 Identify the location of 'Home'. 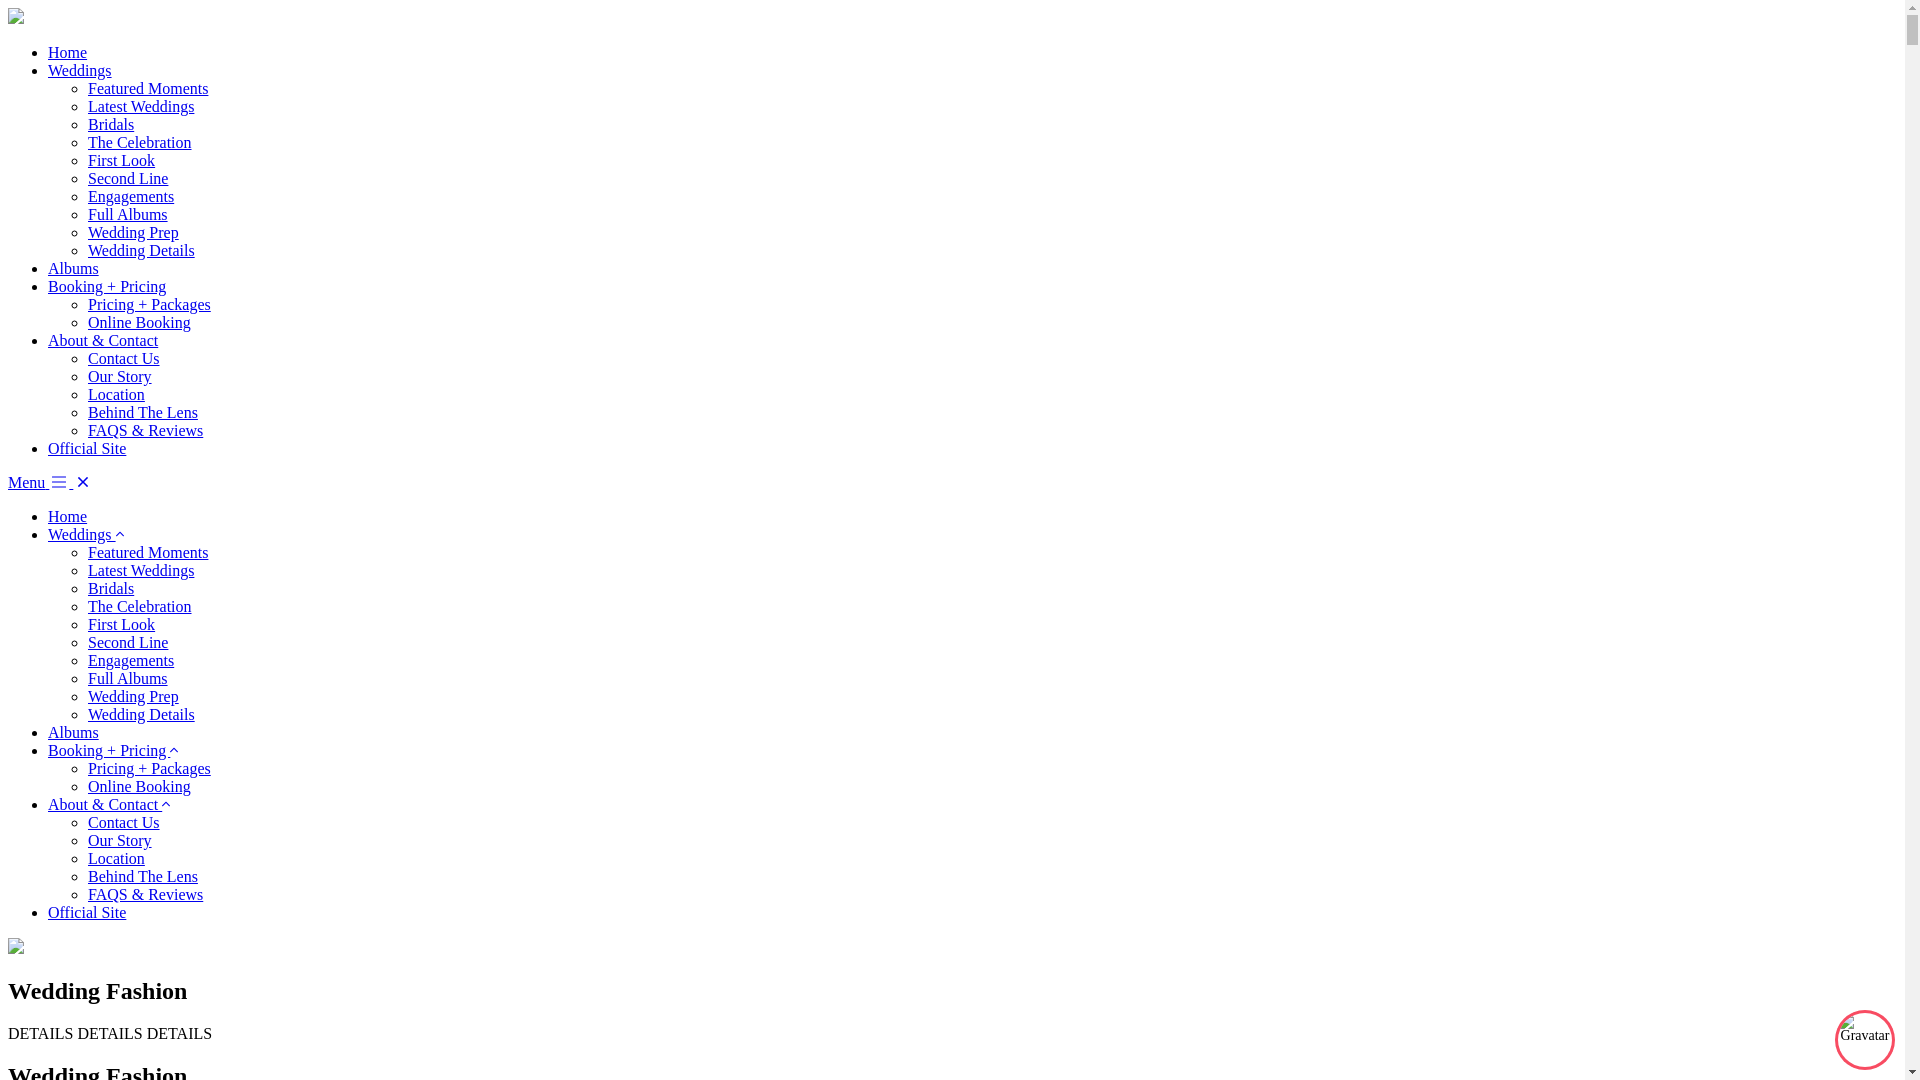
(48, 51).